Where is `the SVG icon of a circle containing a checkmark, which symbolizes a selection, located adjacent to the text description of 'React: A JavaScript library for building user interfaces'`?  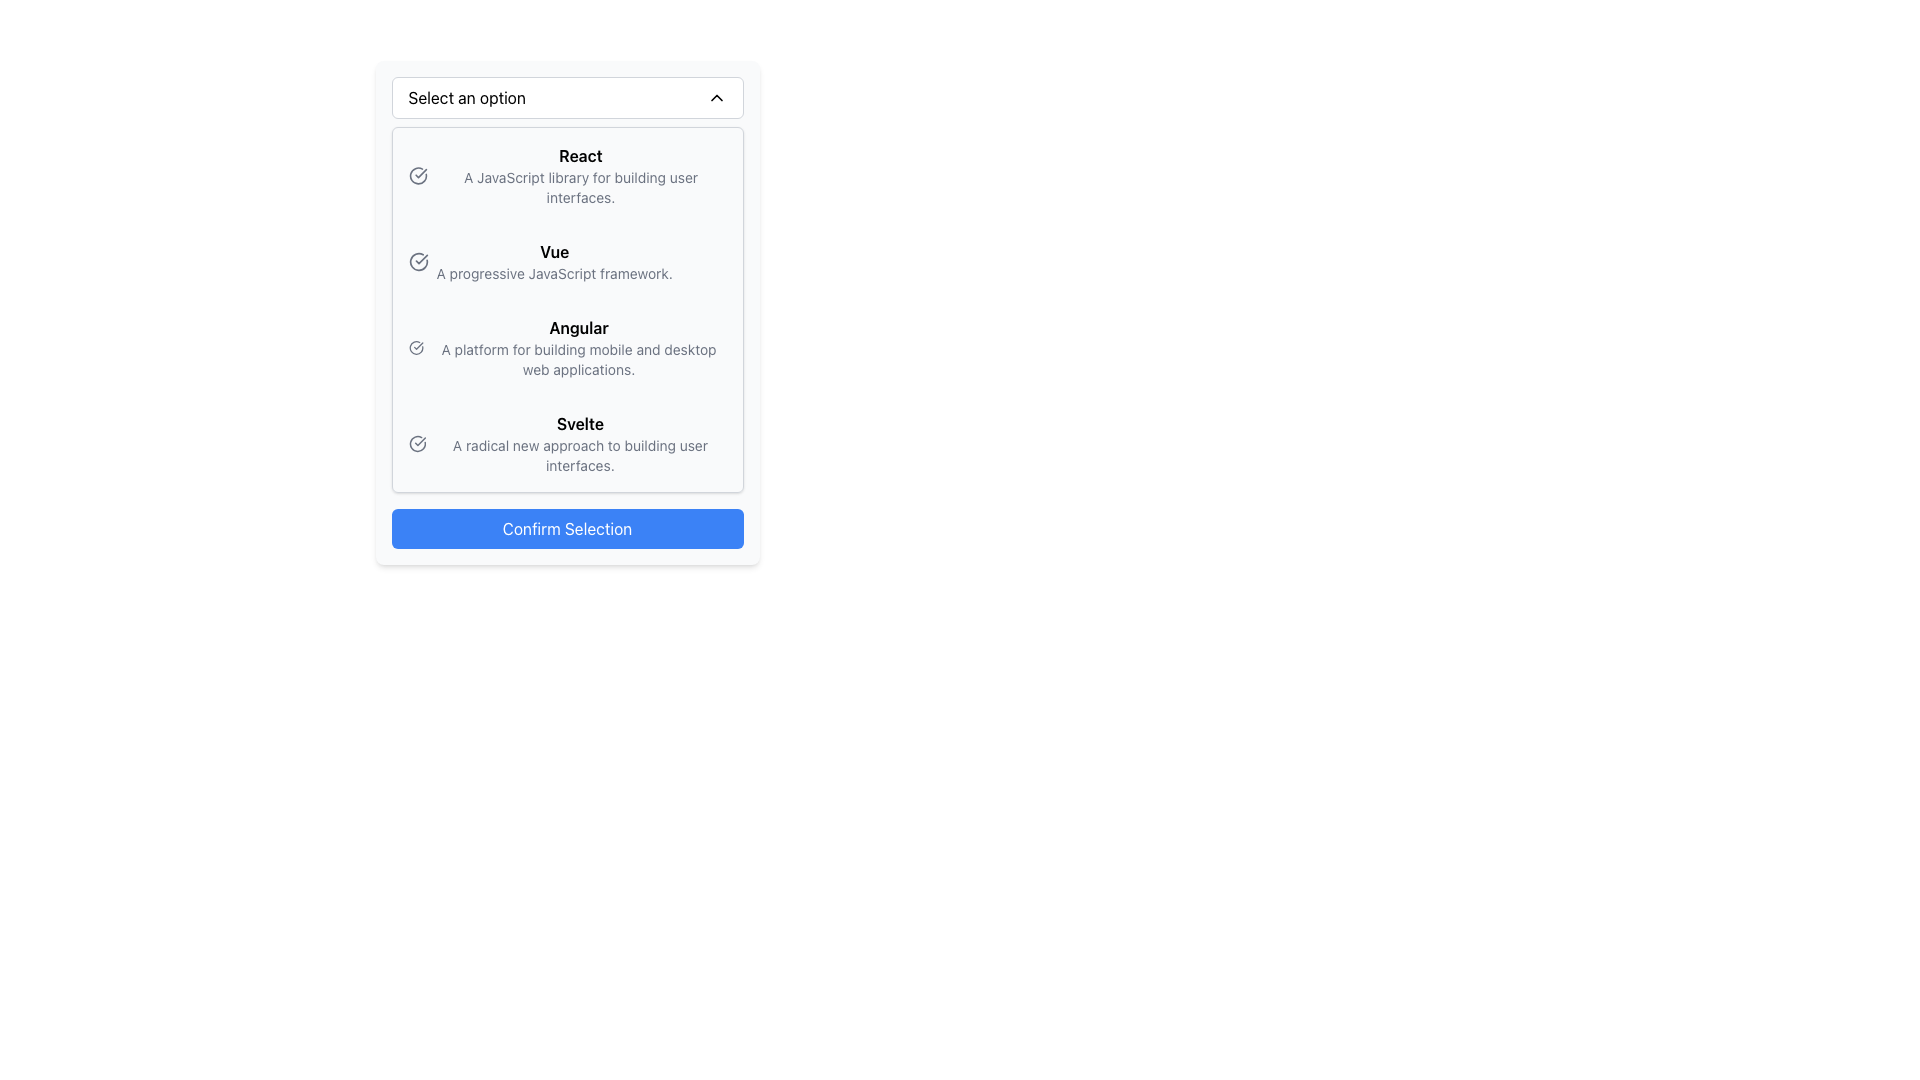
the SVG icon of a circle containing a checkmark, which symbolizes a selection, located adjacent to the text description of 'React: A JavaScript library for building user interfaces' is located at coordinates (416, 175).